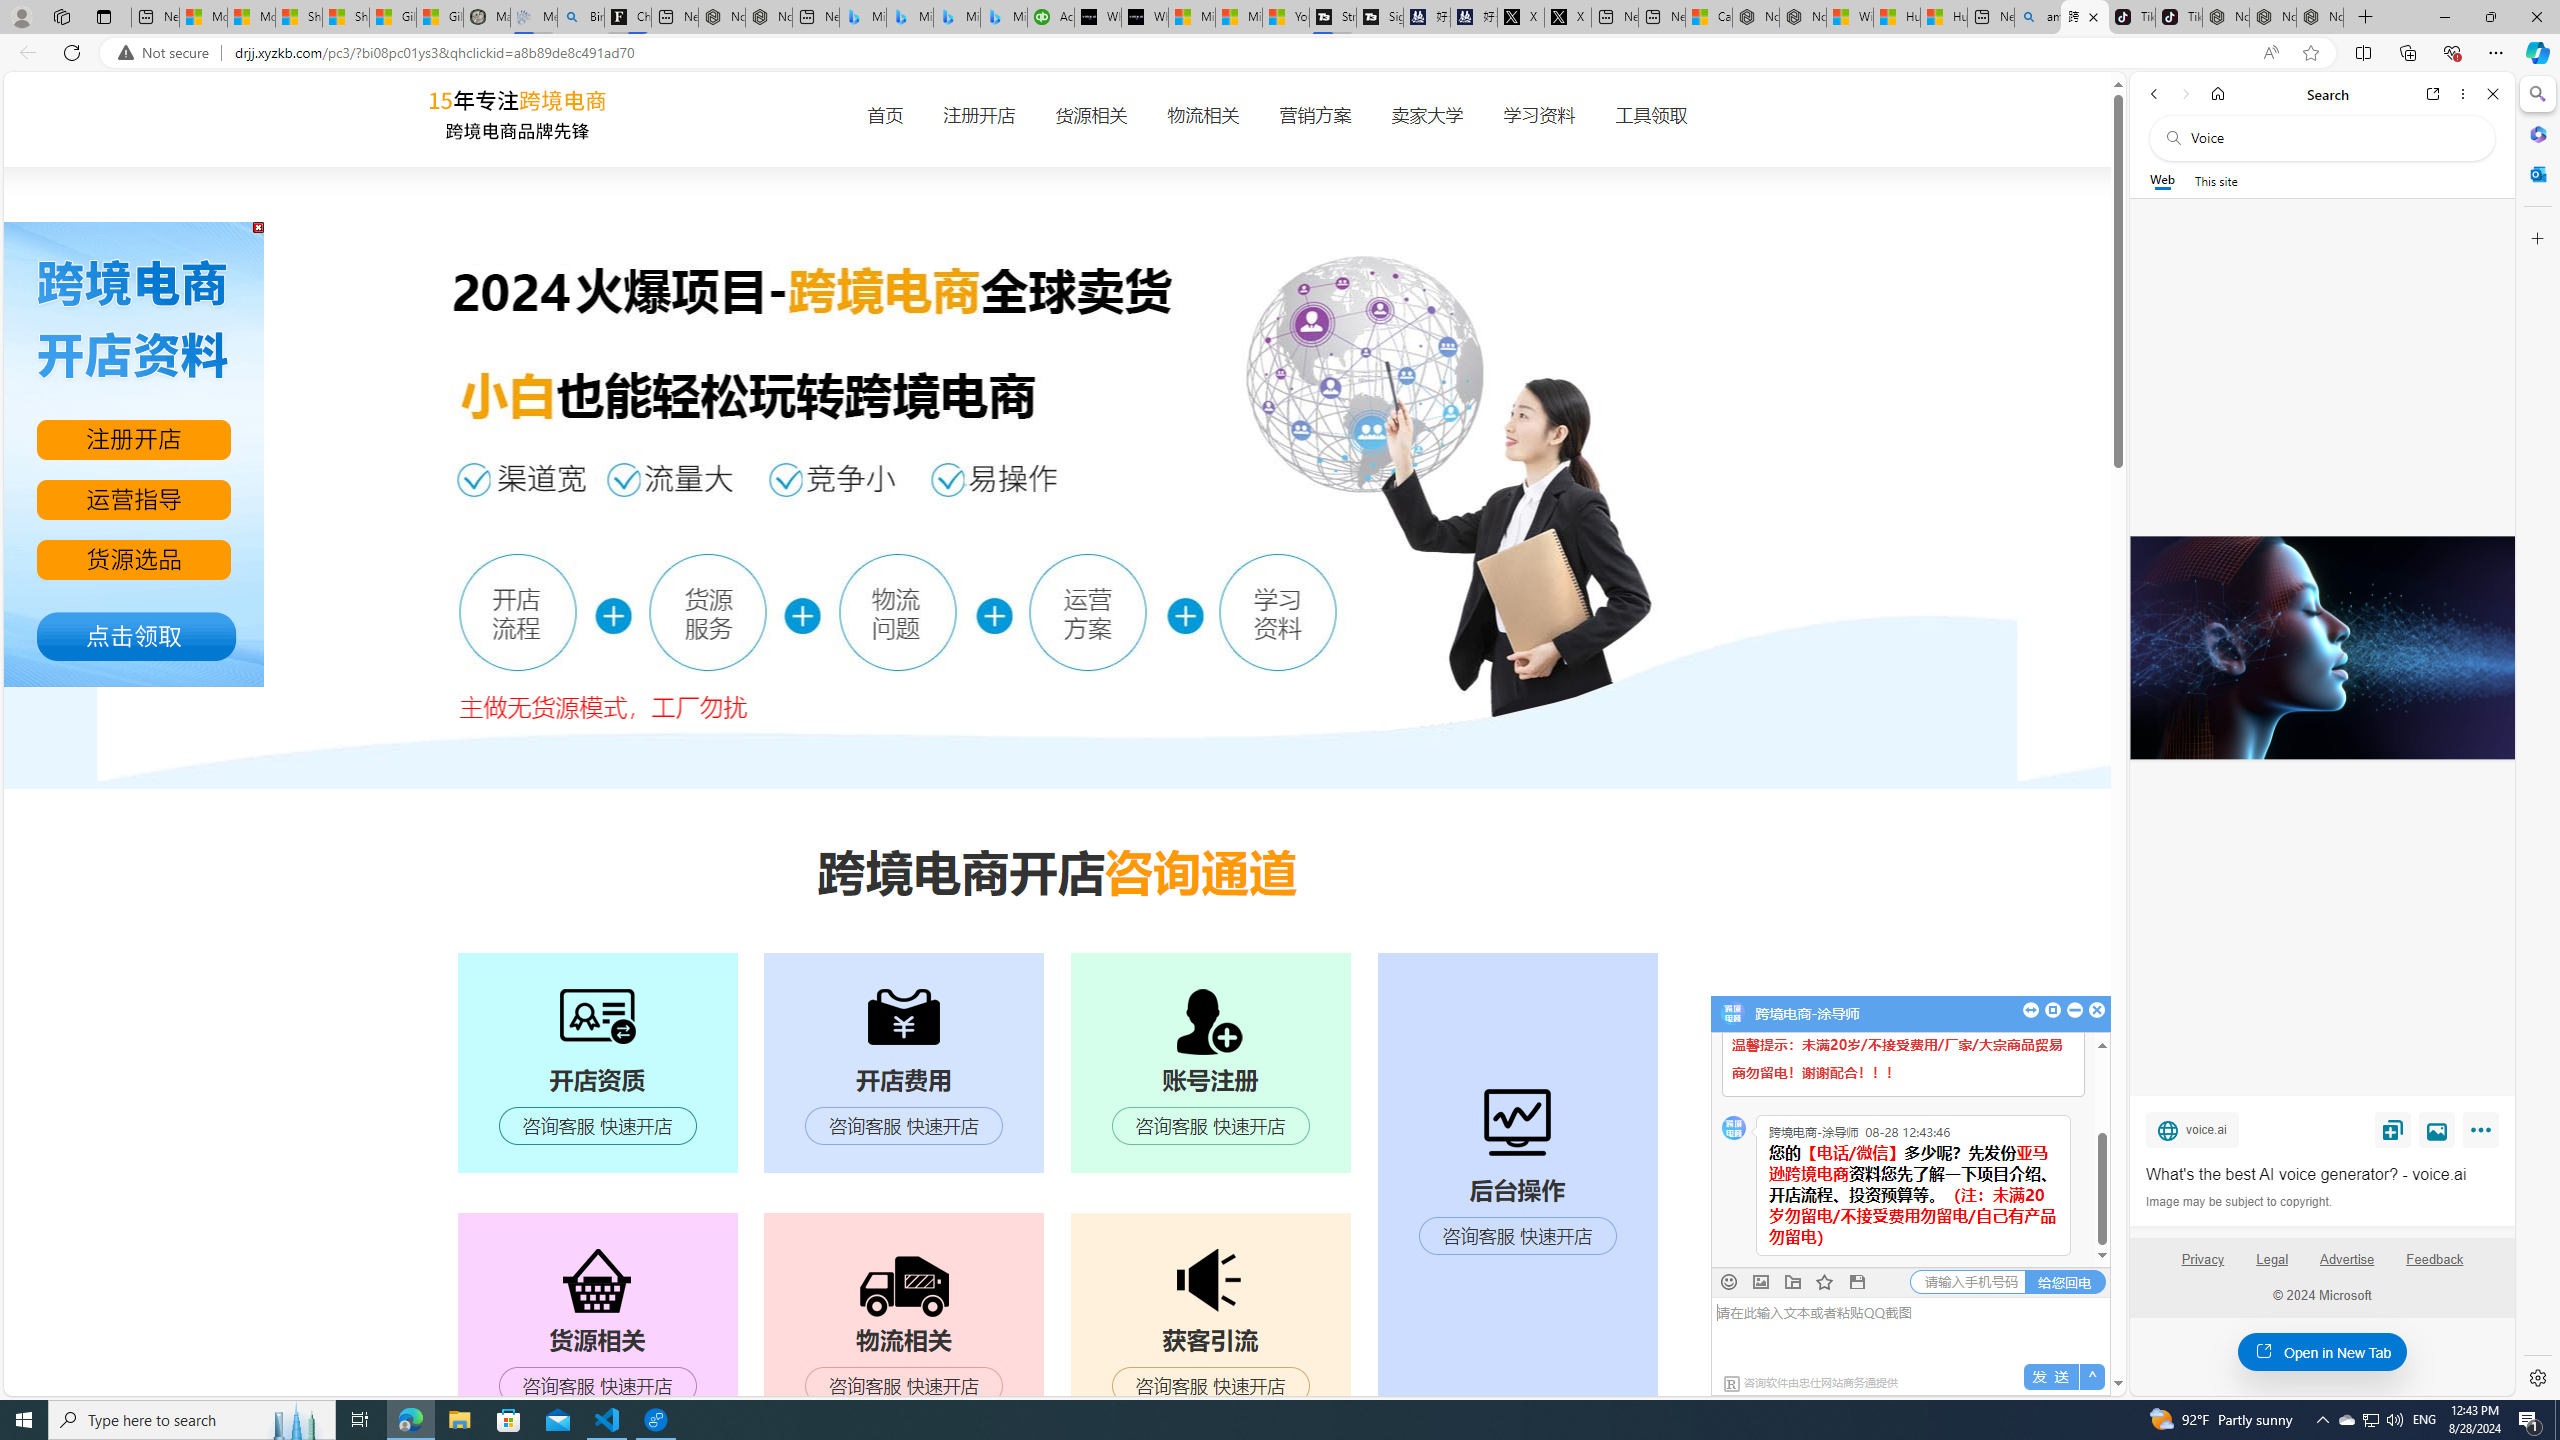 The image size is (2560, 1440). Describe the element at coordinates (2237, 1200) in the screenshot. I see `'Image may be subject to copyright.'` at that location.